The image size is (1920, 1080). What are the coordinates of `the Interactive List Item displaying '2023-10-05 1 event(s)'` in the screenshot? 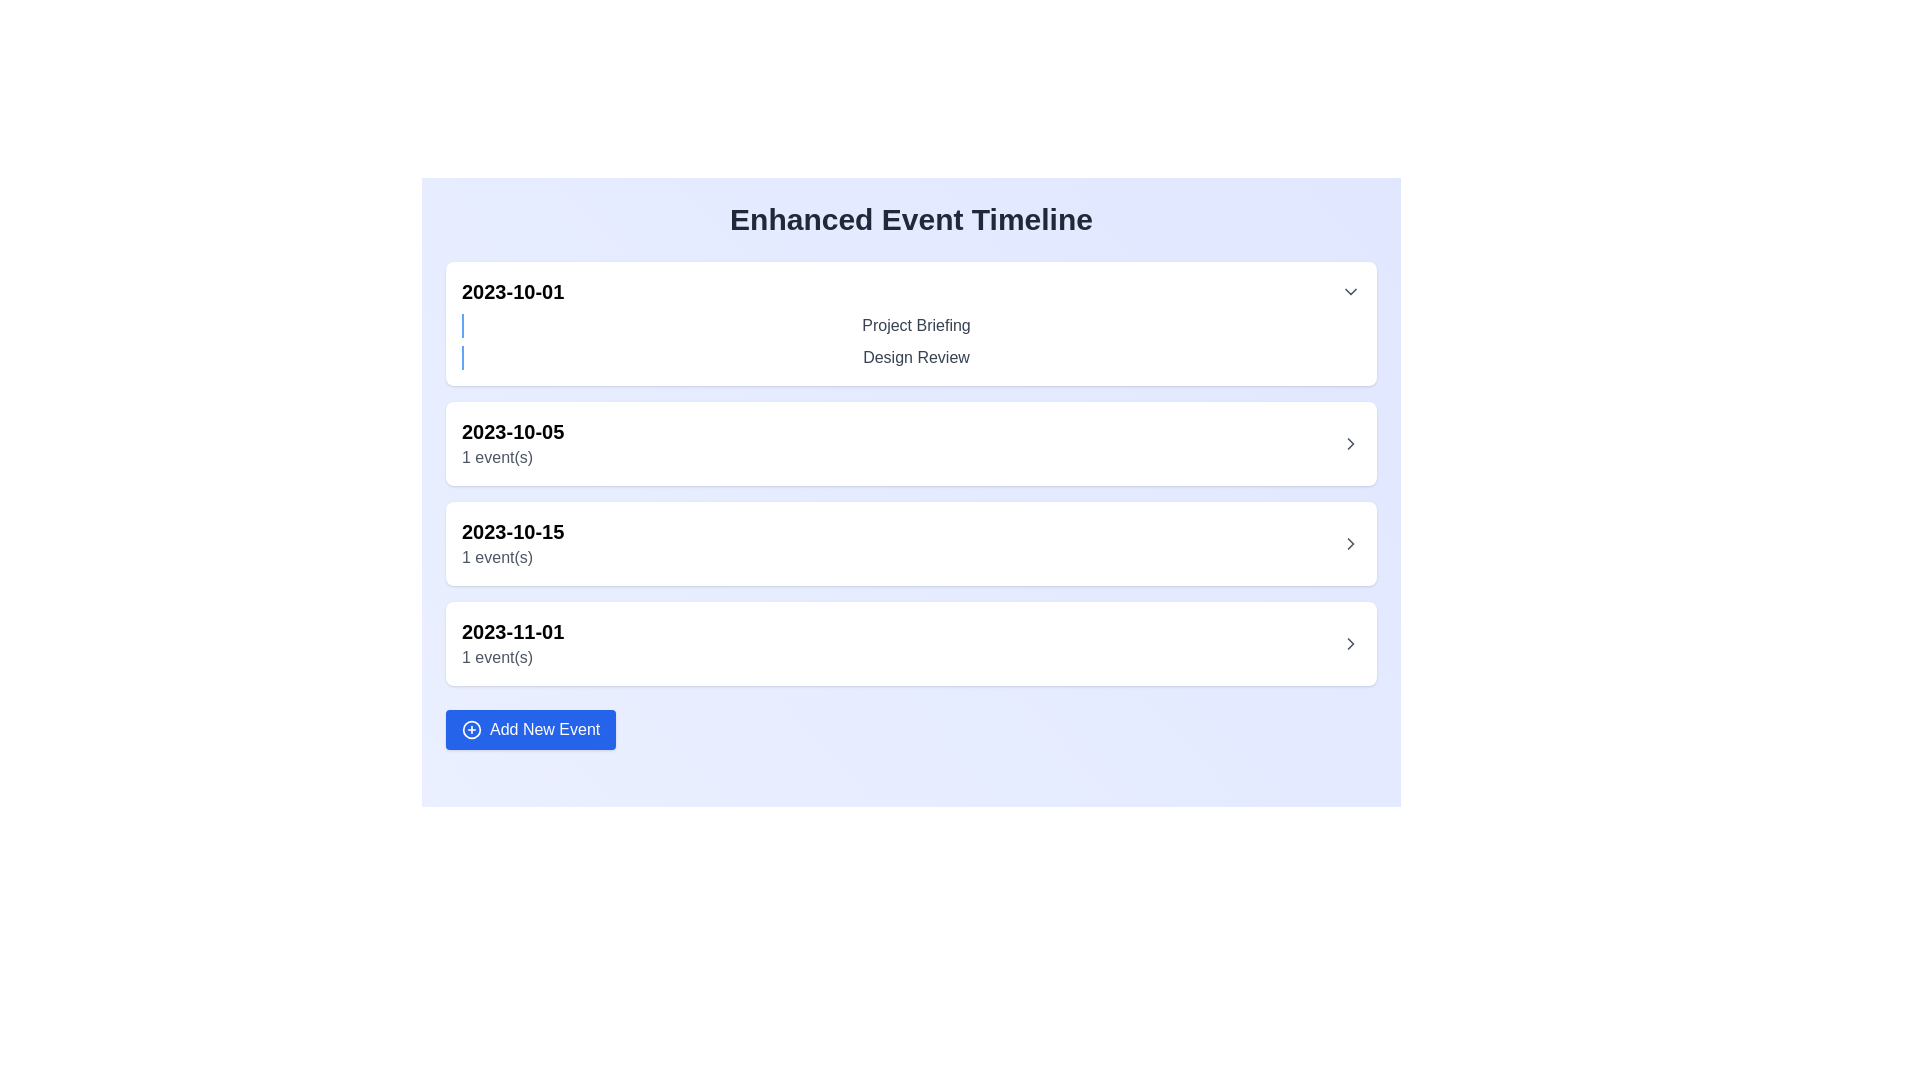 It's located at (910, 442).